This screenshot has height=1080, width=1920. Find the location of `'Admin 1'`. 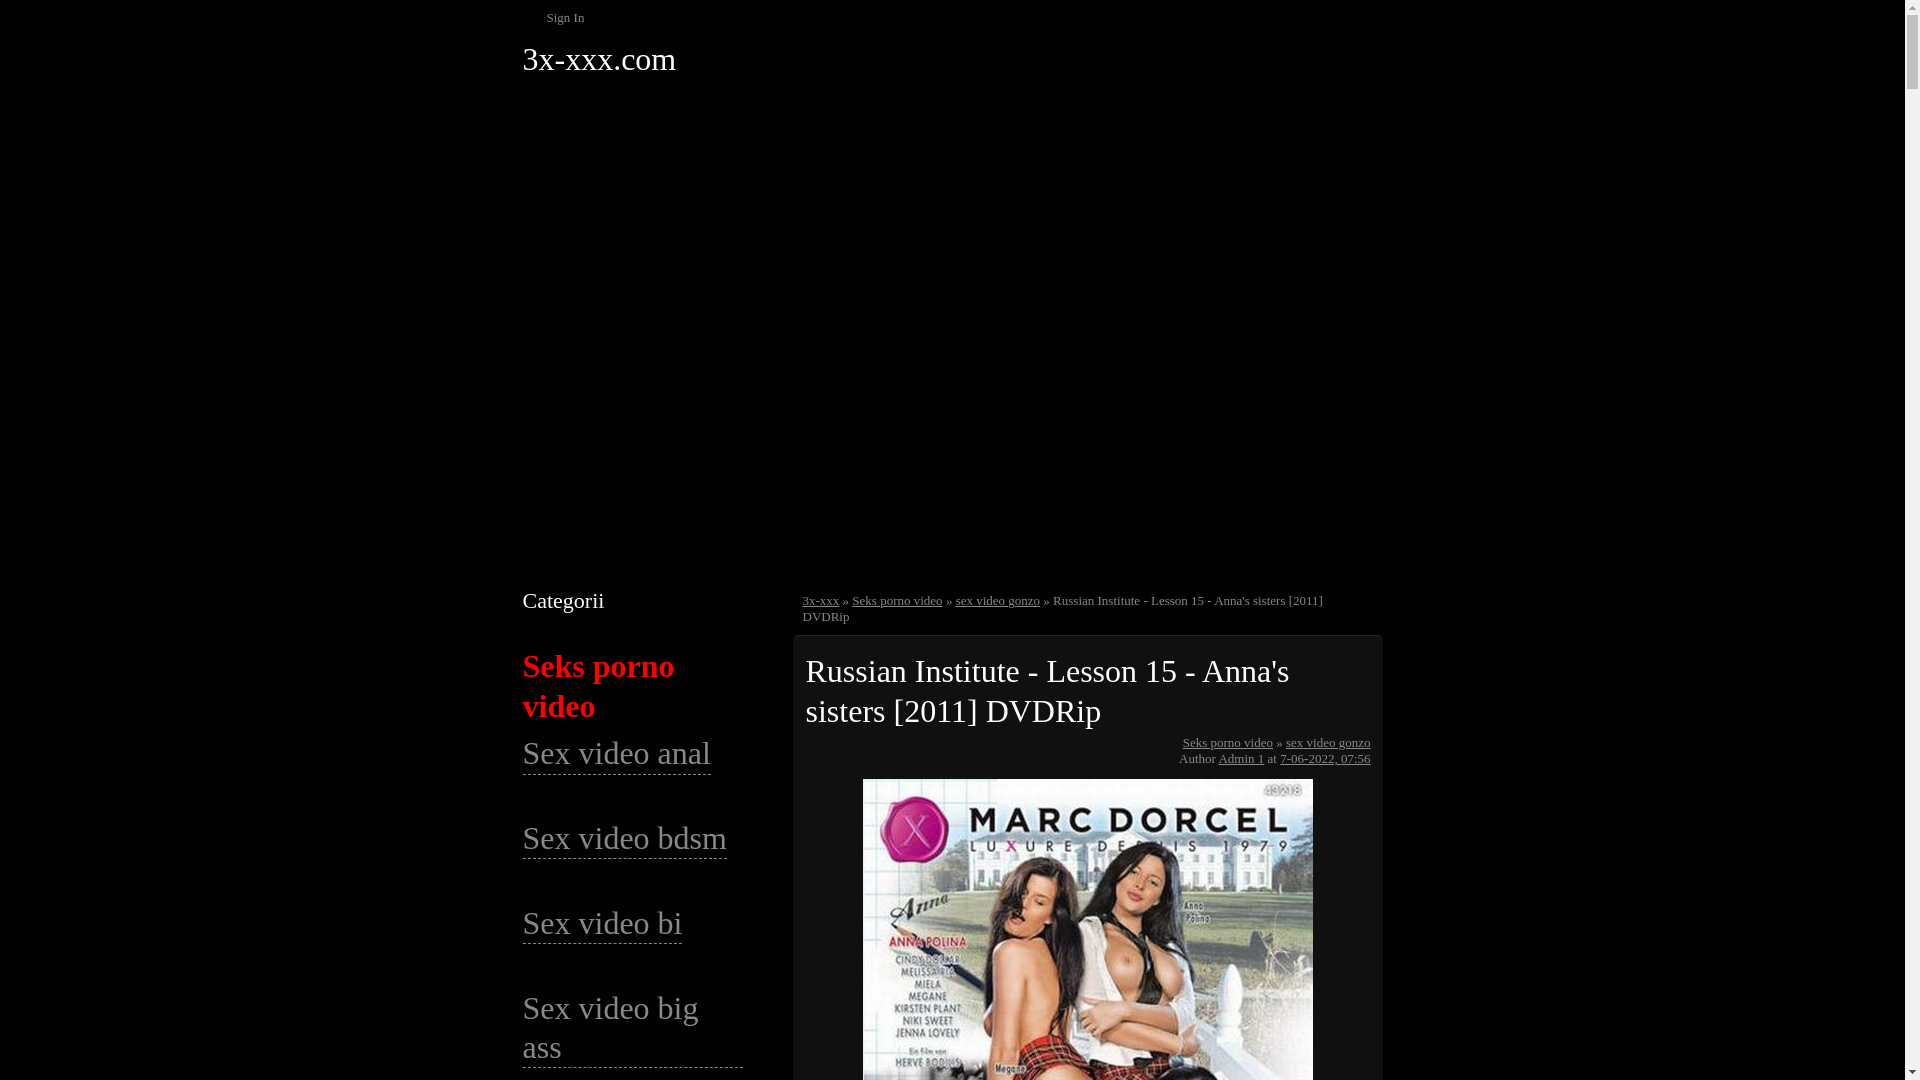

'Admin 1' is located at coordinates (1240, 758).